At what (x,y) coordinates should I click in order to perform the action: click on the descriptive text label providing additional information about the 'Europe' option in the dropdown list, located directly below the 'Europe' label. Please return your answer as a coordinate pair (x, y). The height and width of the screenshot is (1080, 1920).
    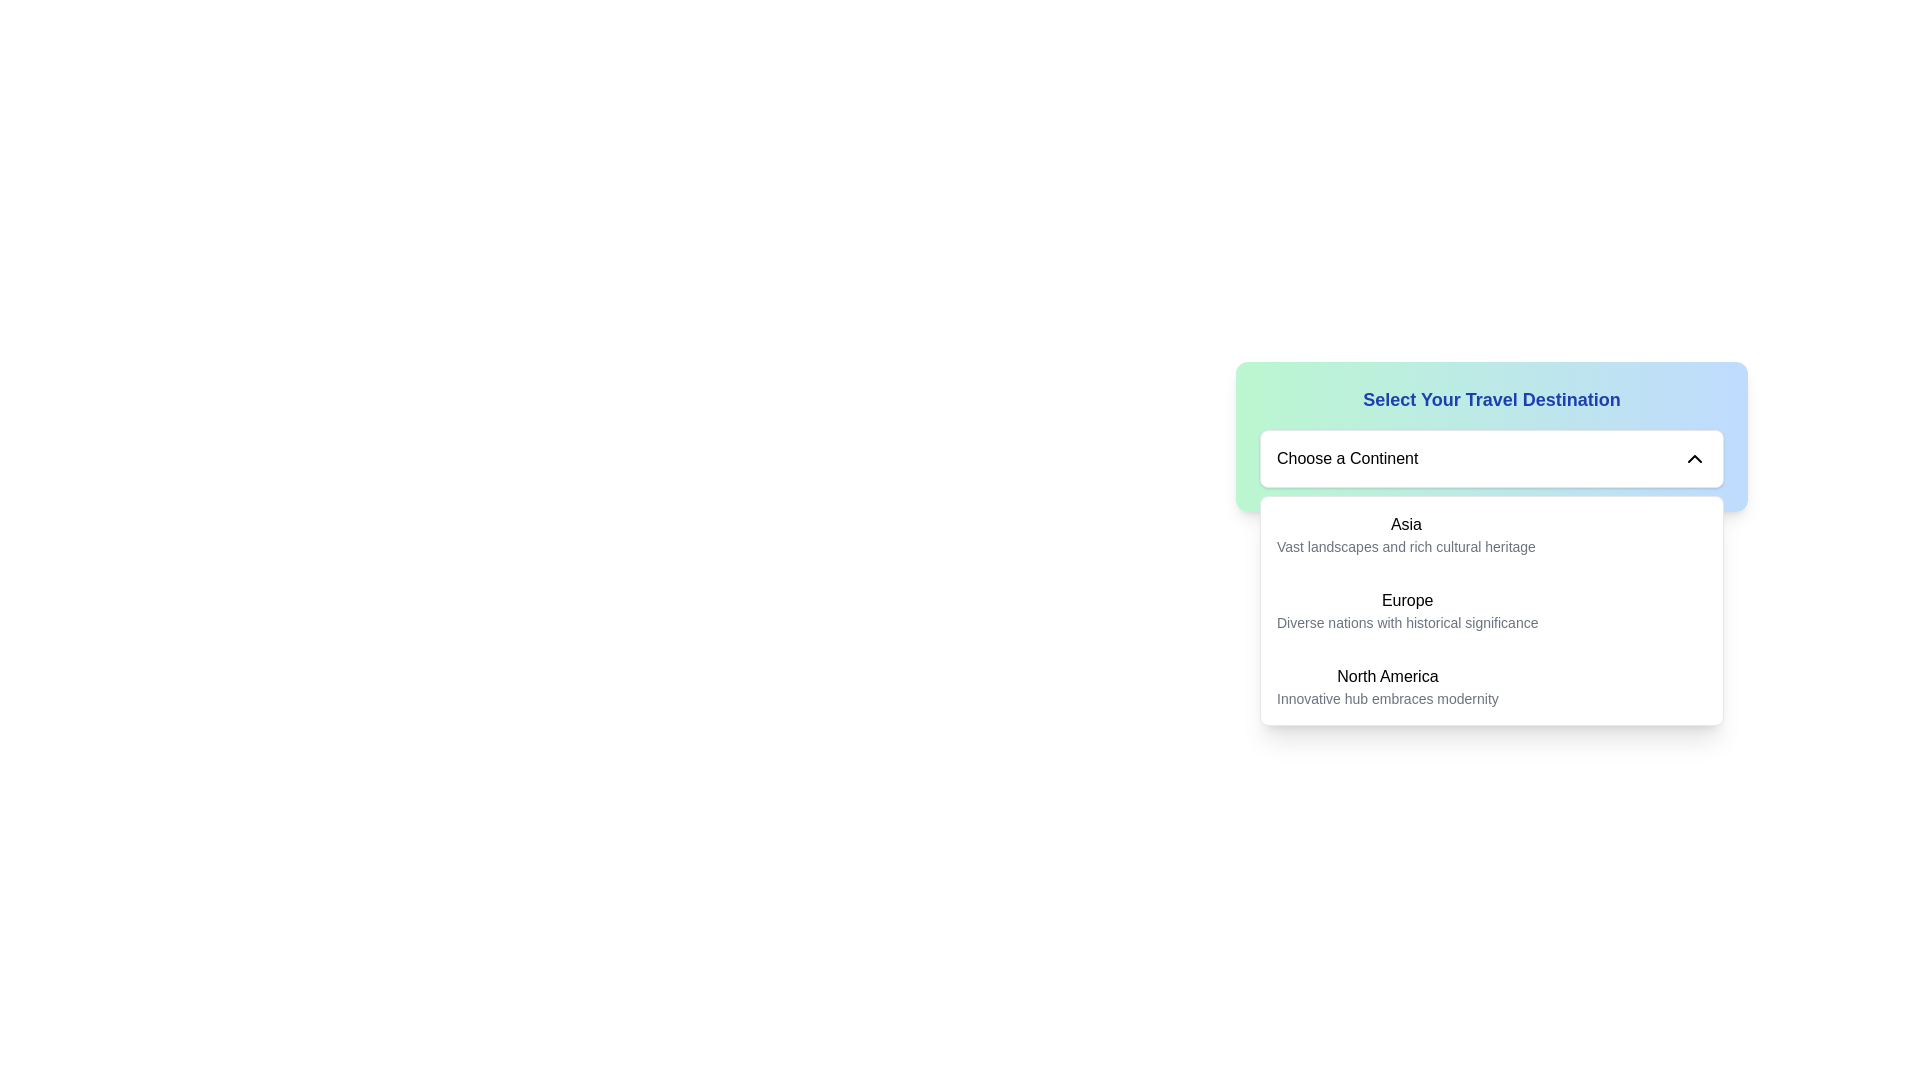
    Looking at the image, I should click on (1406, 622).